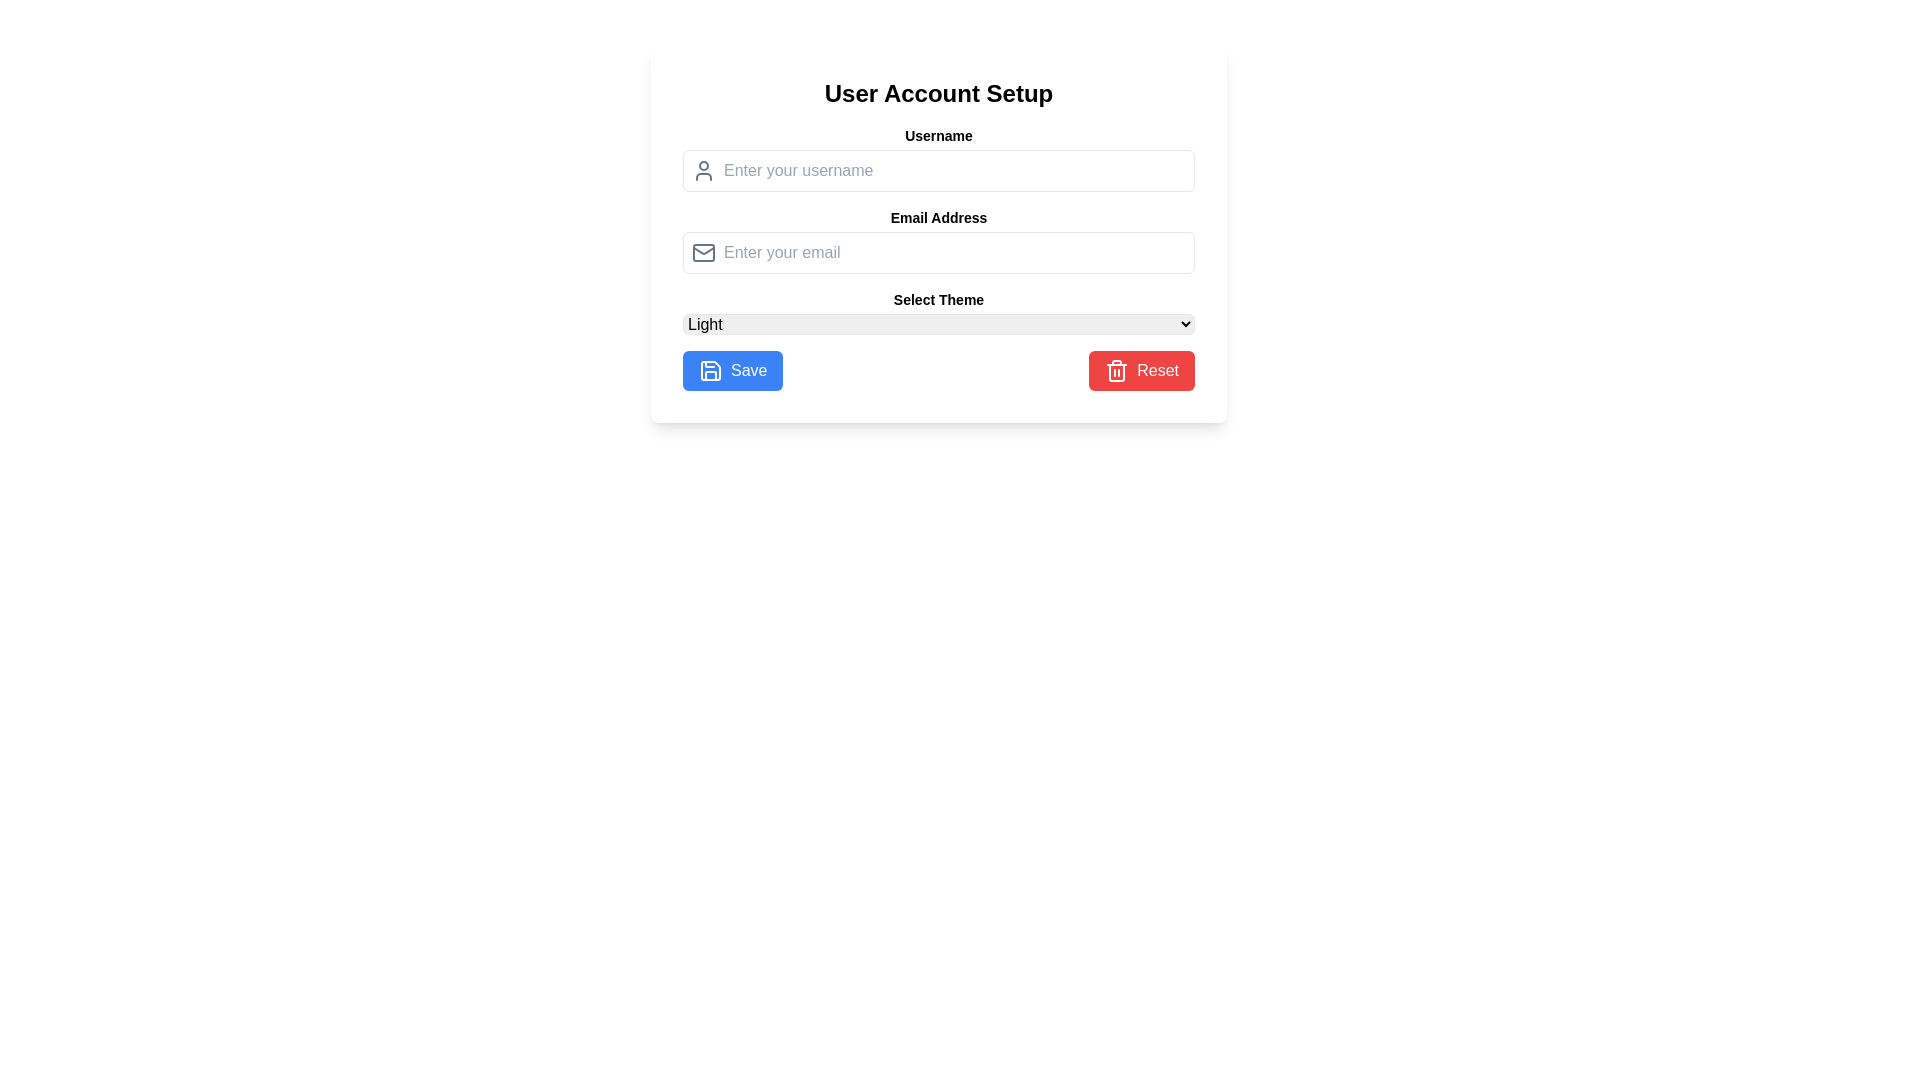 This screenshot has height=1080, width=1920. Describe the element at coordinates (732, 370) in the screenshot. I see `the 'Save' button located at the bottom-left corner of the 'User Account Setup' section` at that location.